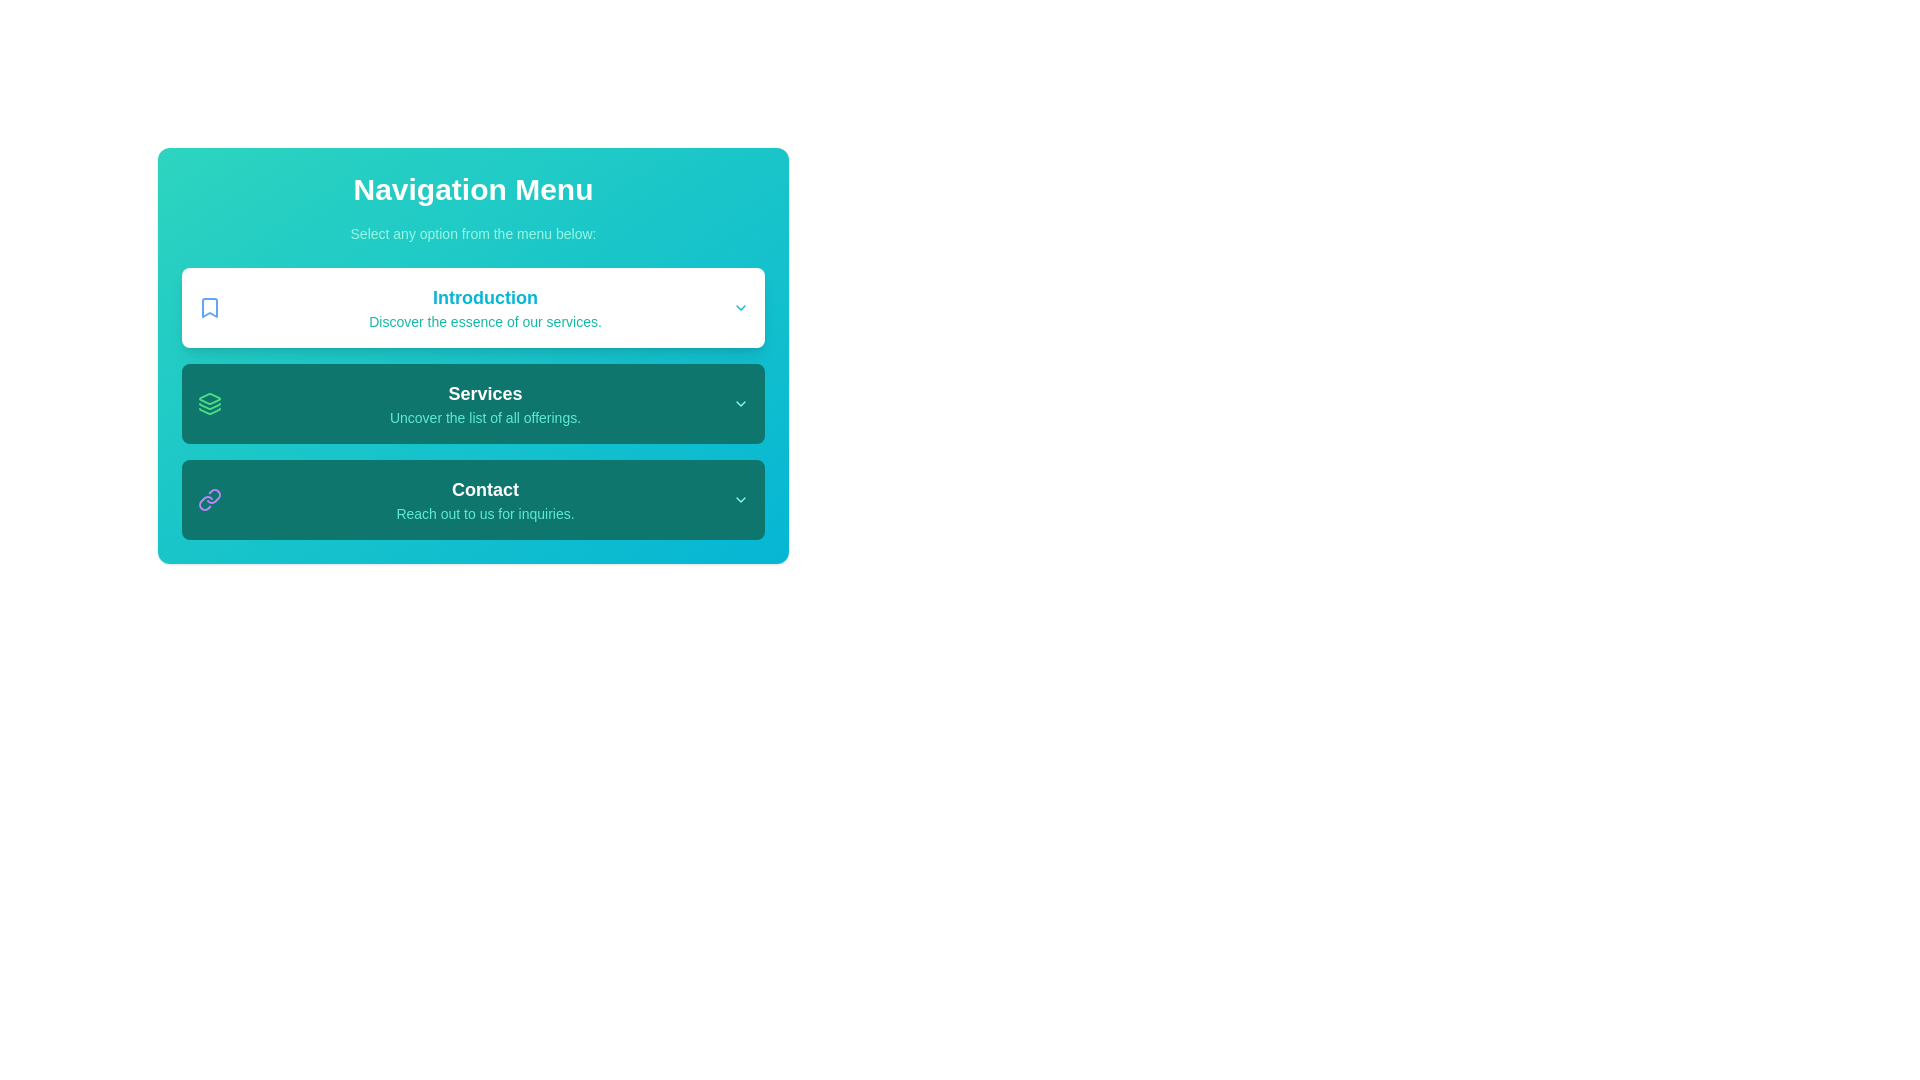  Describe the element at coordinates (739, 499) in the screenshot. I see `the toggle icon located at the far right of the 'Contact' section` at that location.